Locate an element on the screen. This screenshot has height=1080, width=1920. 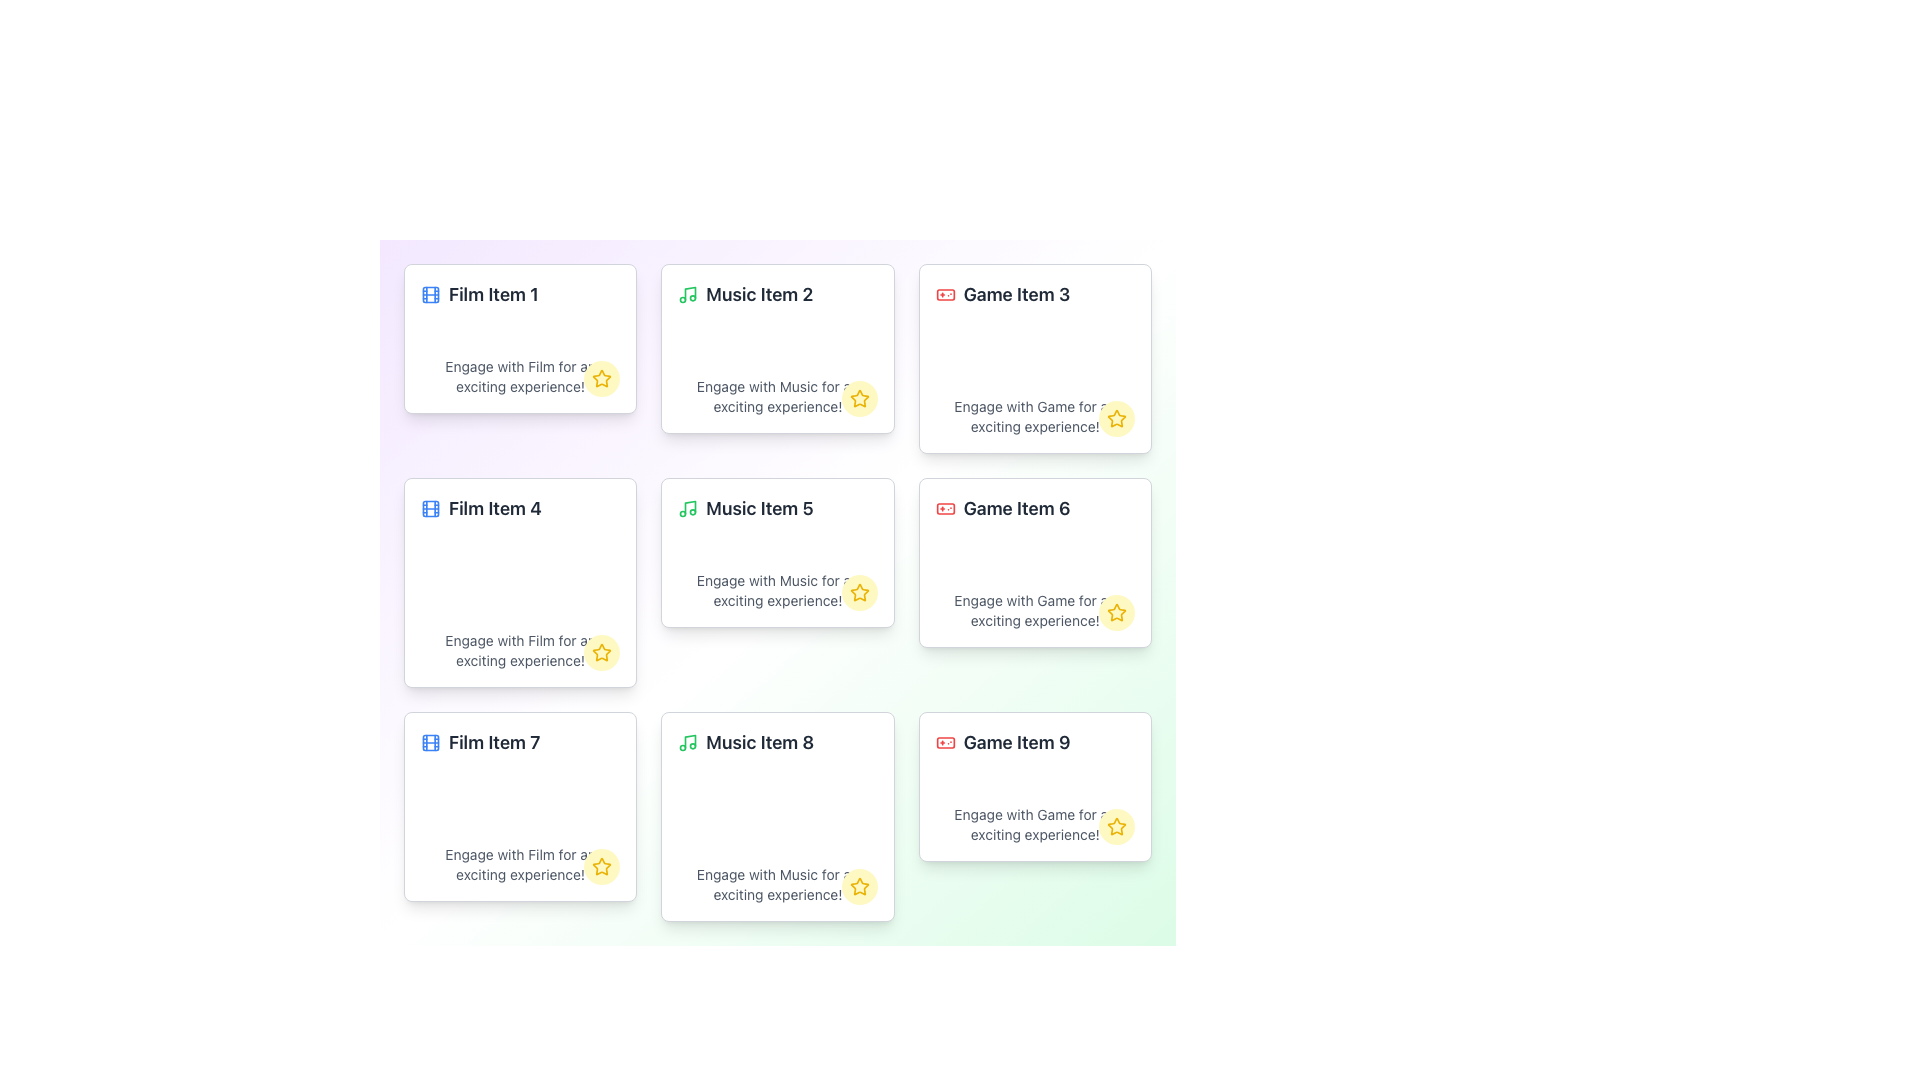
the card titled 'Film Item 7' is located at coordinates (520, 805).